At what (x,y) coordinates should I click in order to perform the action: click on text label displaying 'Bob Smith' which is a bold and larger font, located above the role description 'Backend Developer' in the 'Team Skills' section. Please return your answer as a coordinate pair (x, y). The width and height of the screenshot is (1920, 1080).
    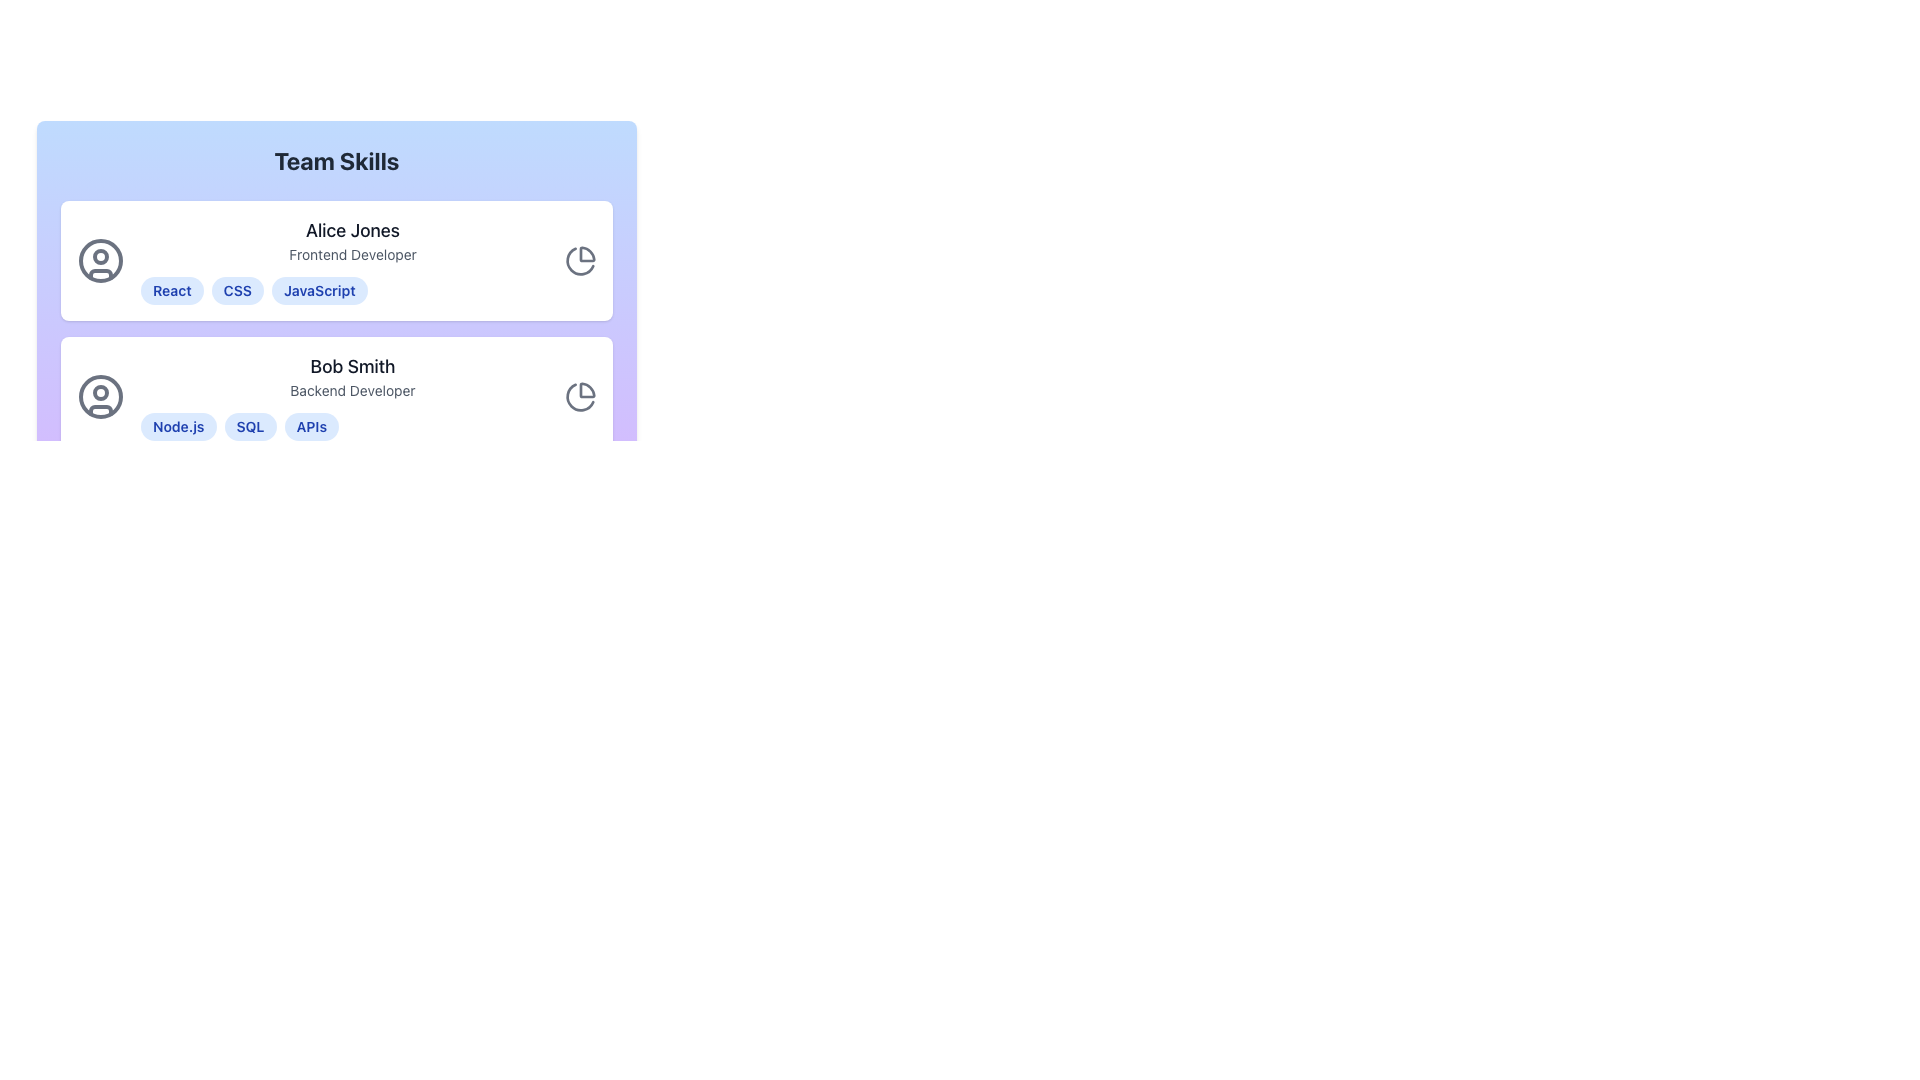
    Looking at the image, I should click on (353, 366).